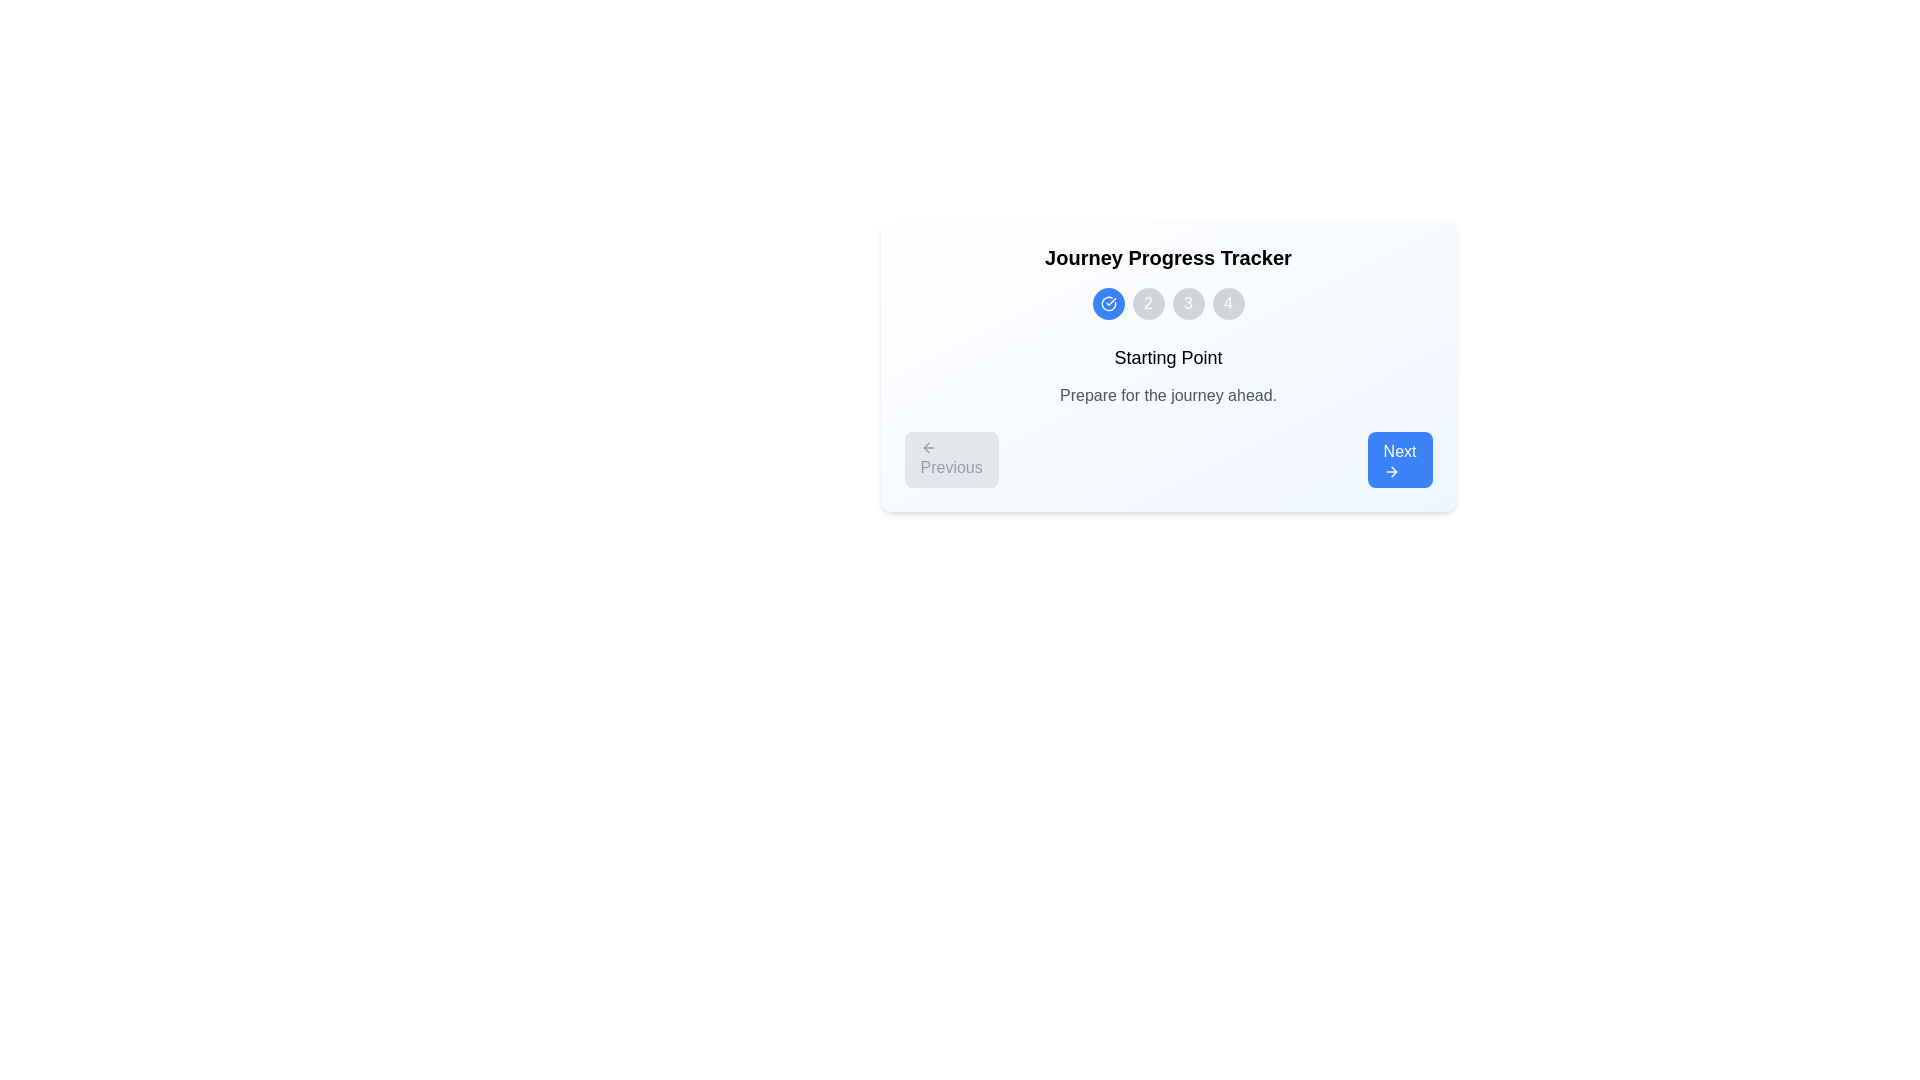 This screenshot has width=1920, height=1080. I want to click on the first circular Icon Button in the Journey Progress Tracker section, which indicates a completed step, so click(1107, 304).